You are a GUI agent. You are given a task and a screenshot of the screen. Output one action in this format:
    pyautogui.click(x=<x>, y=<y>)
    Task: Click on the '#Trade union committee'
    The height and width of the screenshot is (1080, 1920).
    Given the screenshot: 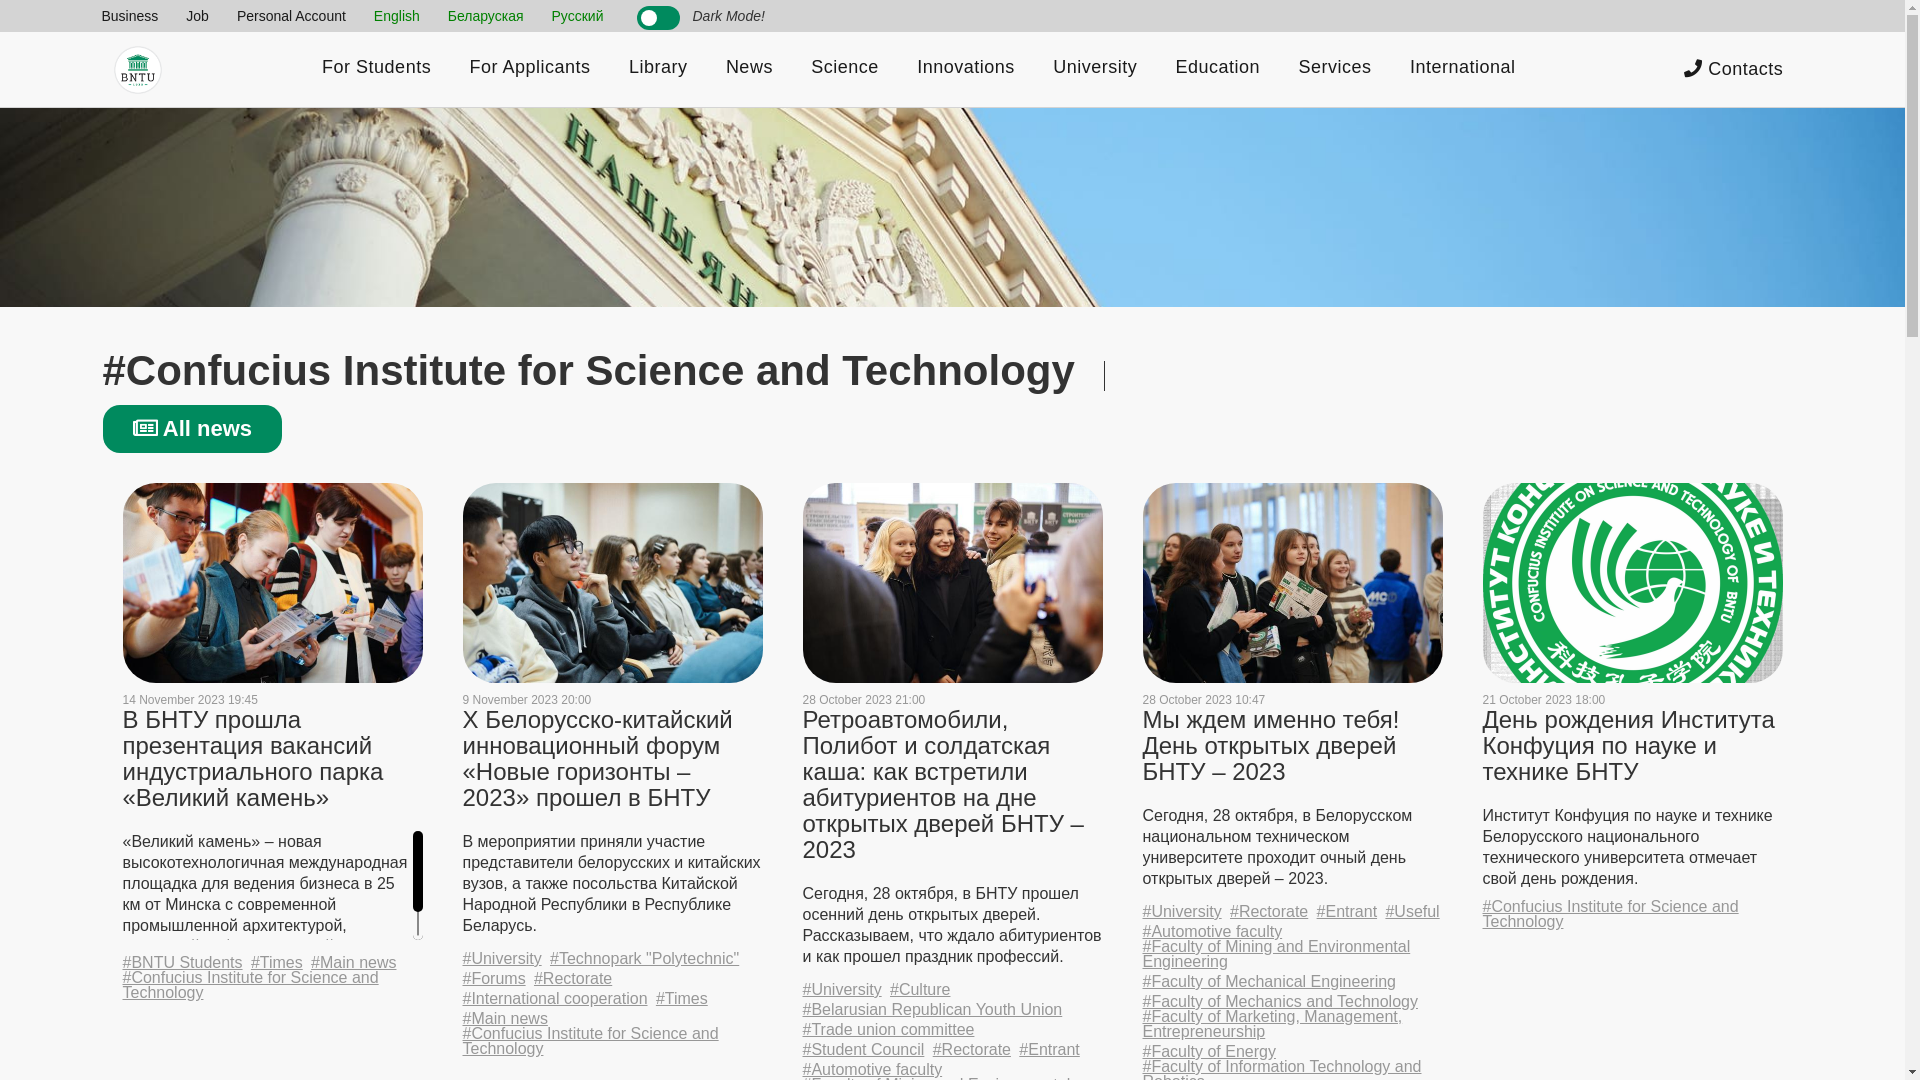 What is the action you would take?
    pyautogui.click(x=887, y=1029)
    